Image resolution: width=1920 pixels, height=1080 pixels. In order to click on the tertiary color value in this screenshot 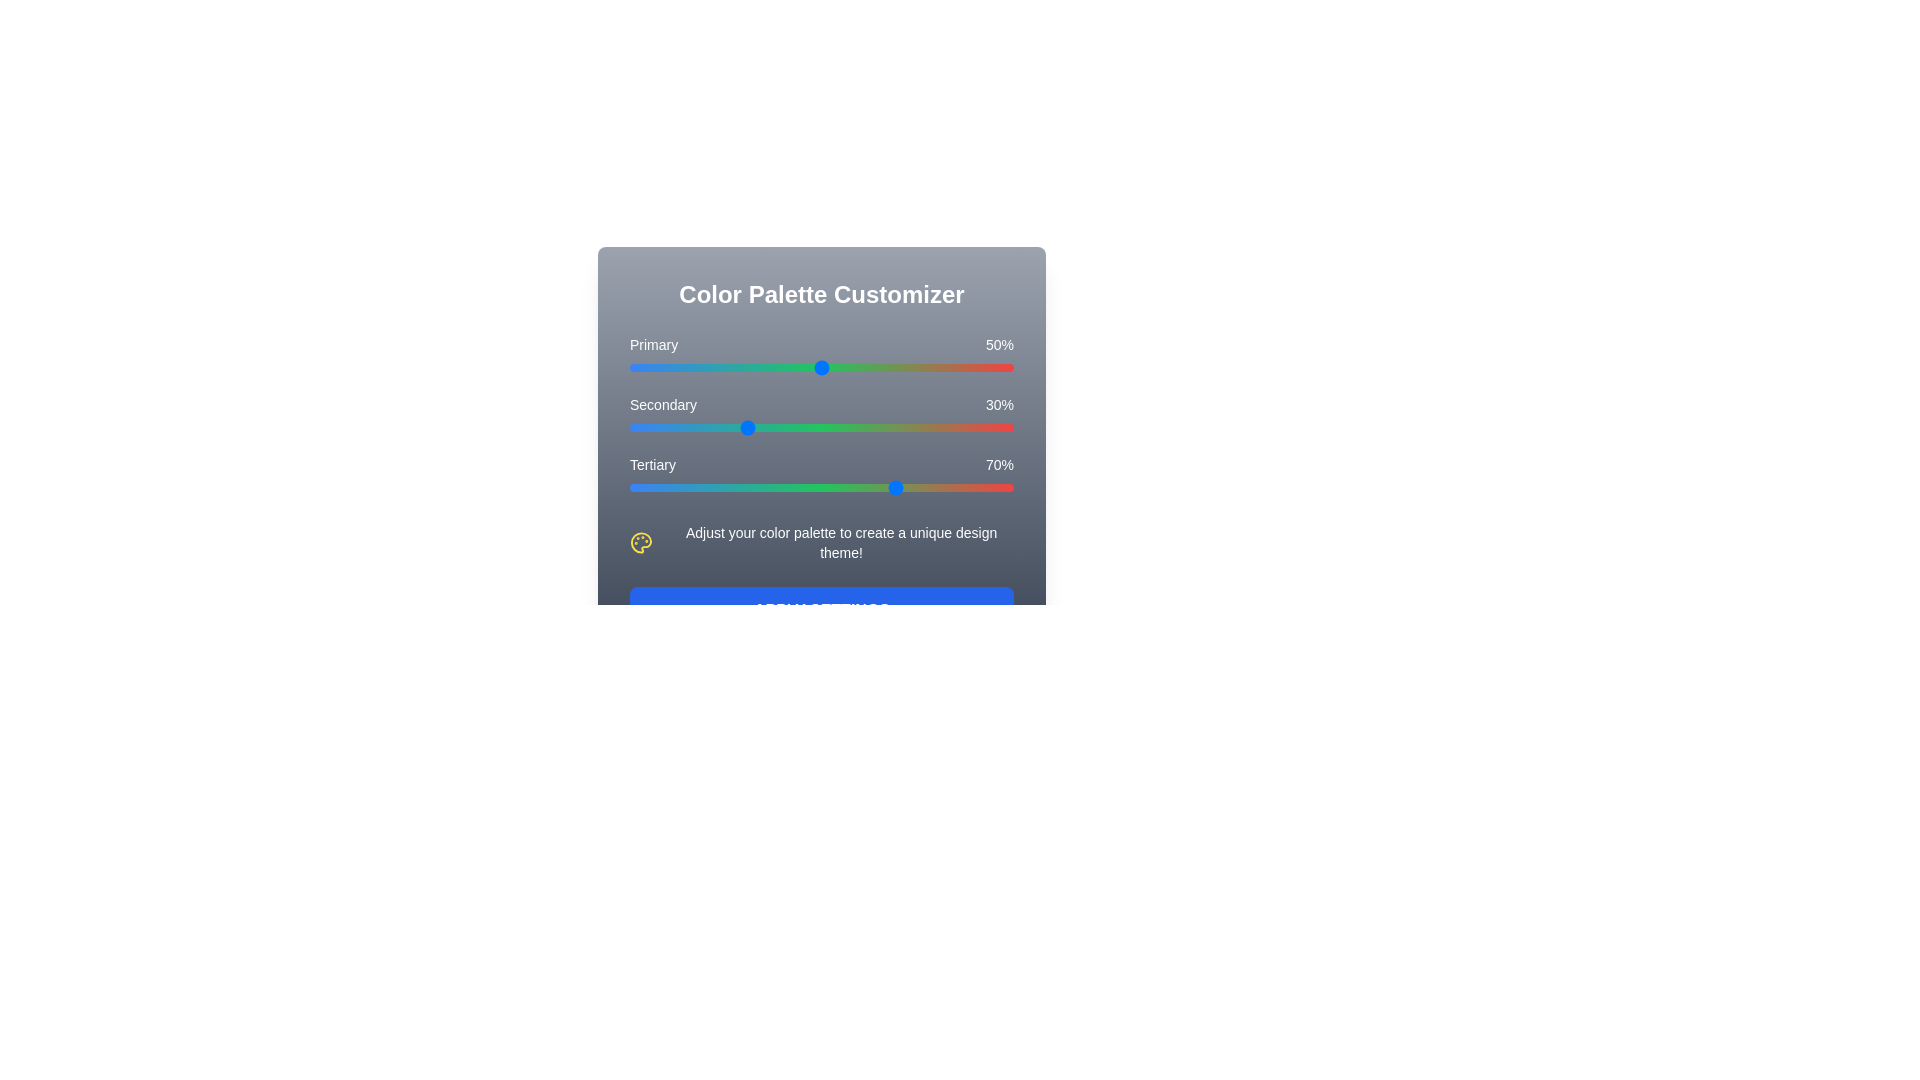, I will do `click(998, 488)`.